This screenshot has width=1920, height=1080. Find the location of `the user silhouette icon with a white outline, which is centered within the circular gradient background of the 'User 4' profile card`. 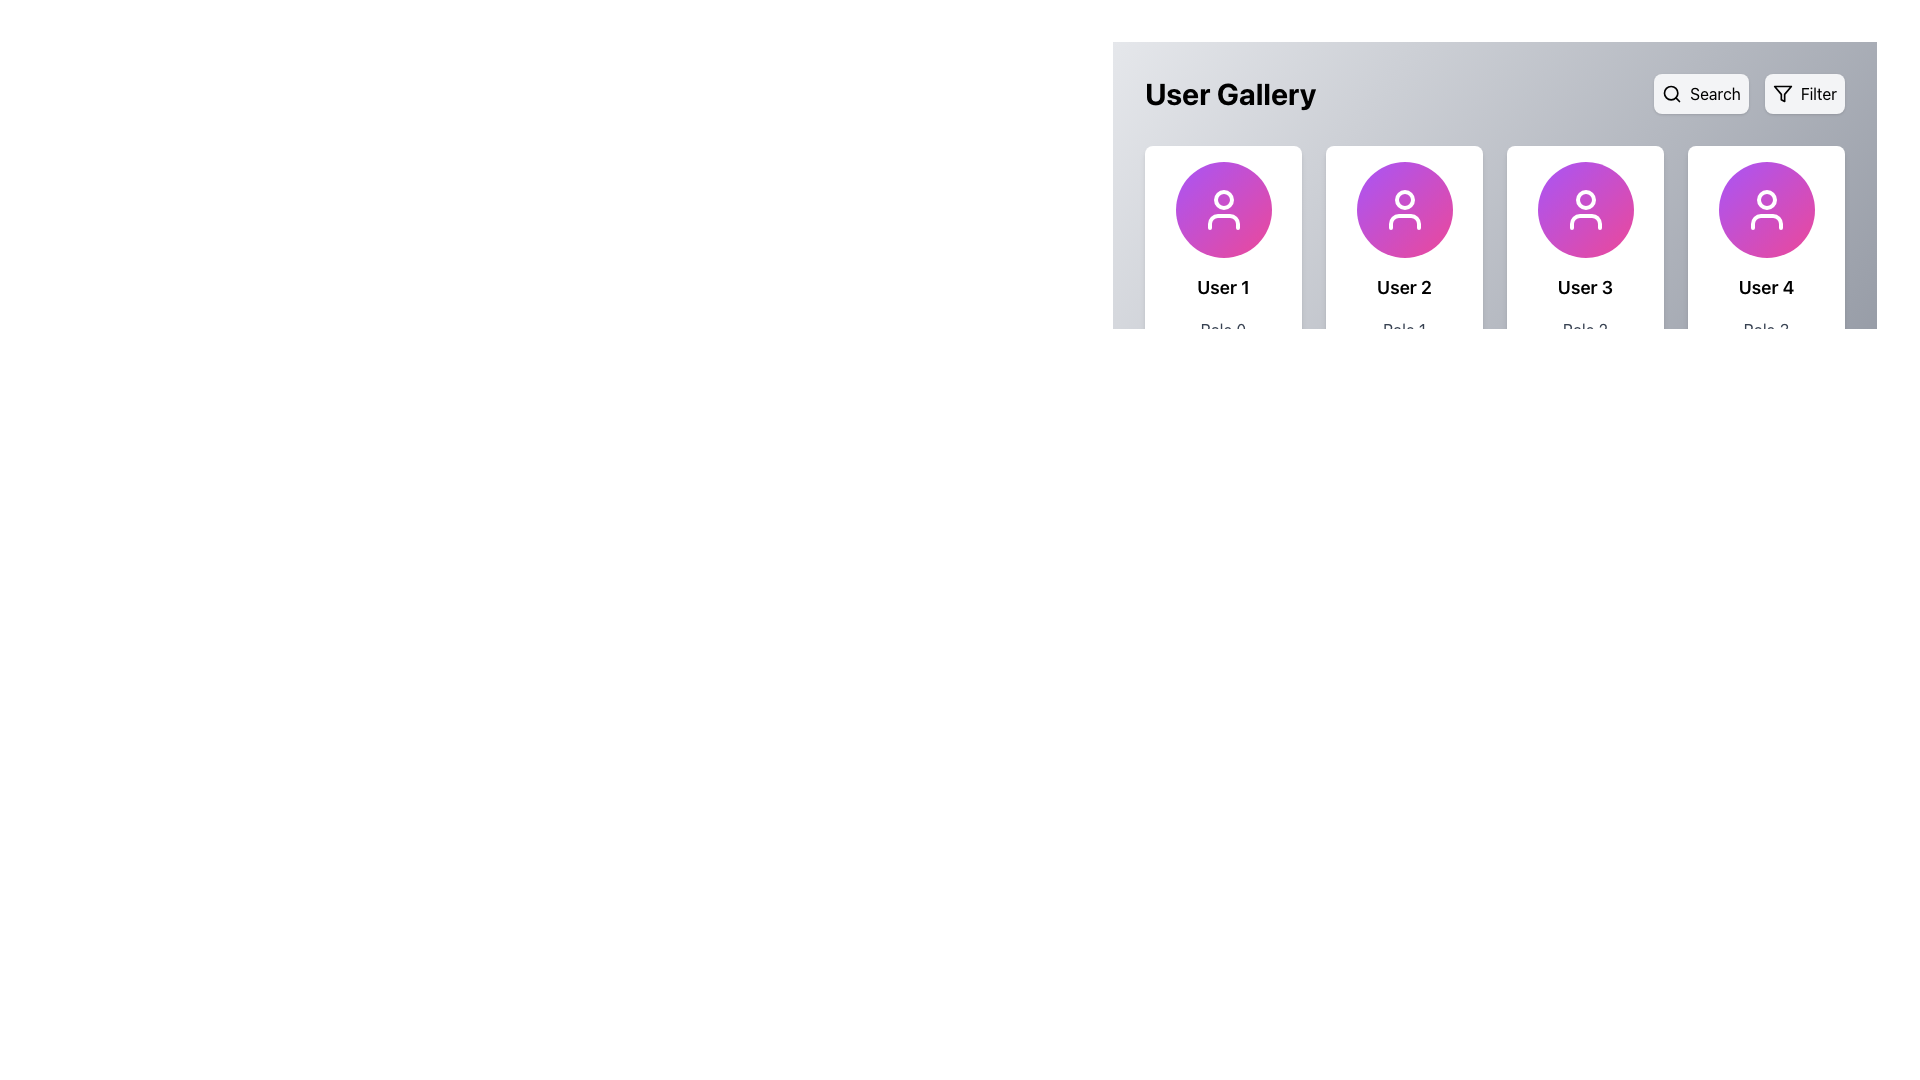

the user silhouette icon with a white outline, which is centered within the circular gradient background of the 'User 4' profile card is located at coordinates (1766, 209).